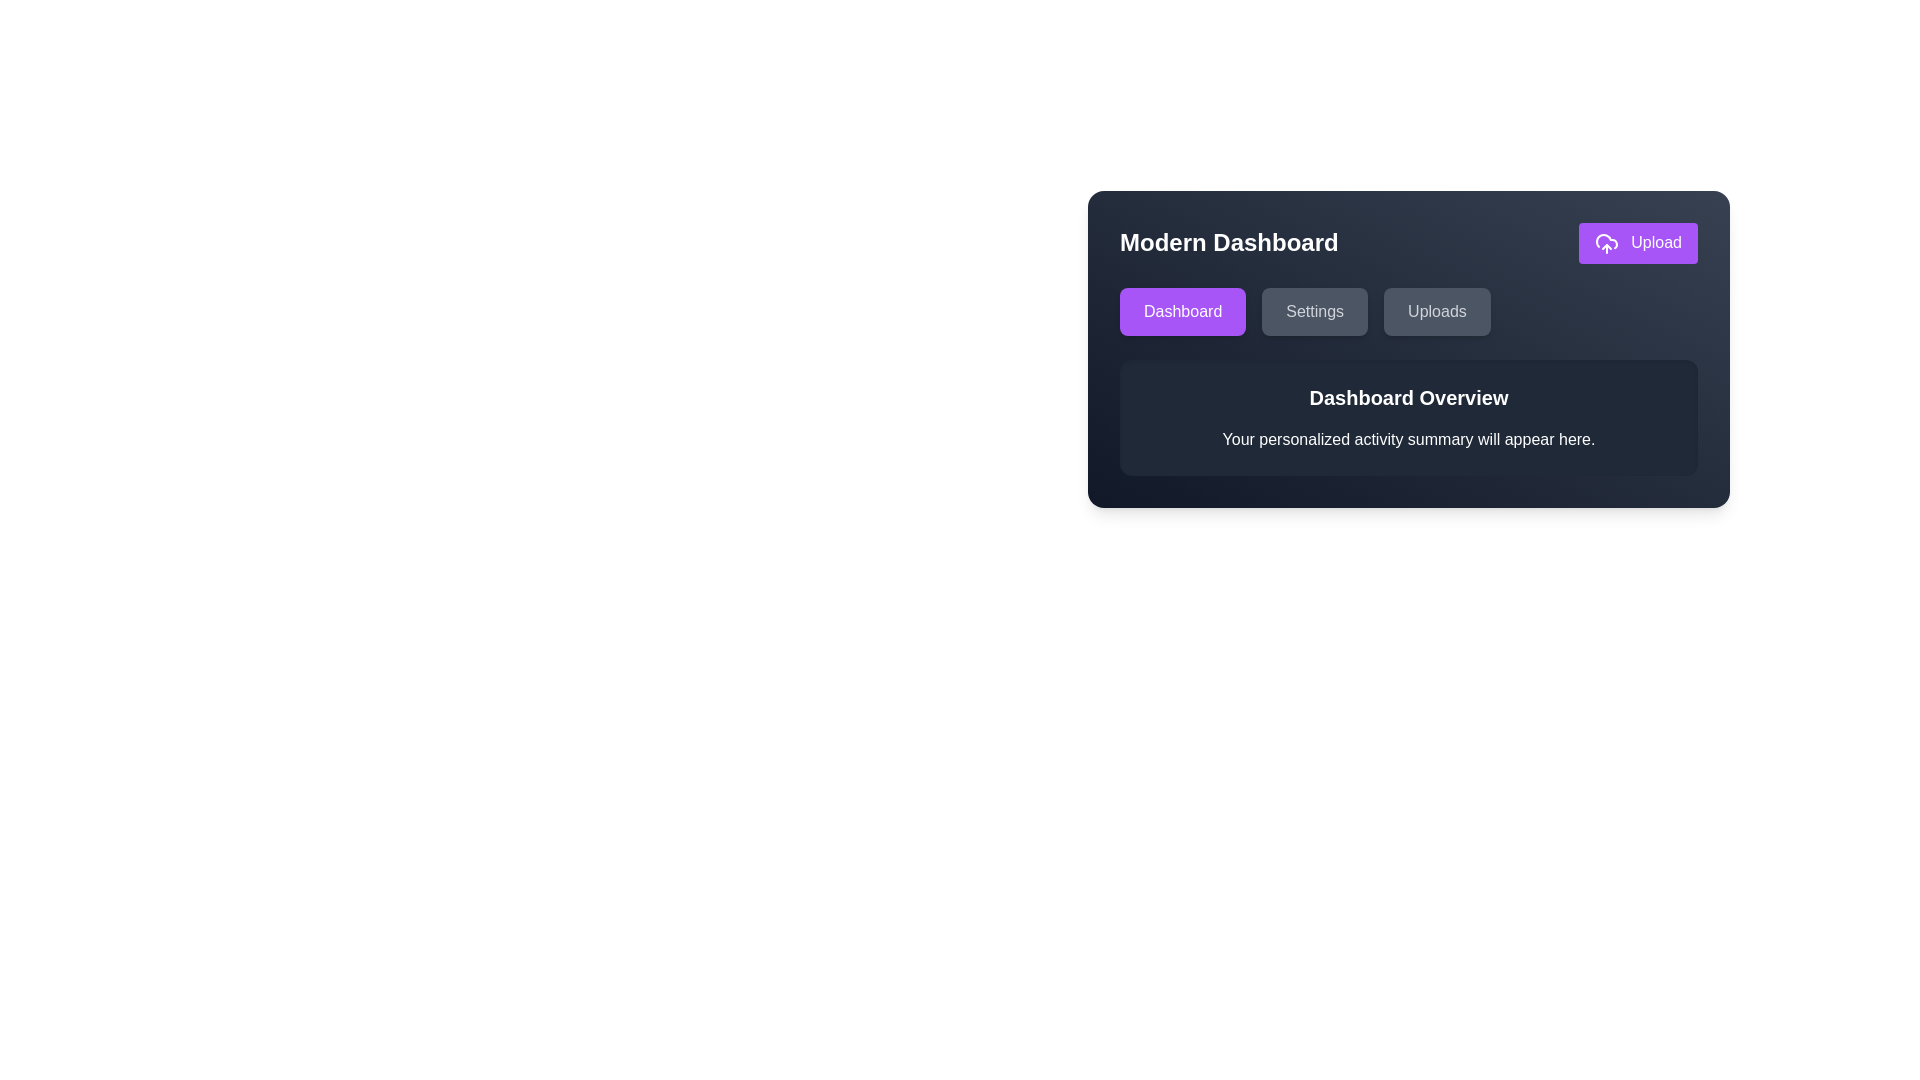 The height and width of the screenshot is (1080, 1920). I want to click on the text label or heading located in the header section on the left side, which serves as the title for the current page or section, so click(1228, 242).